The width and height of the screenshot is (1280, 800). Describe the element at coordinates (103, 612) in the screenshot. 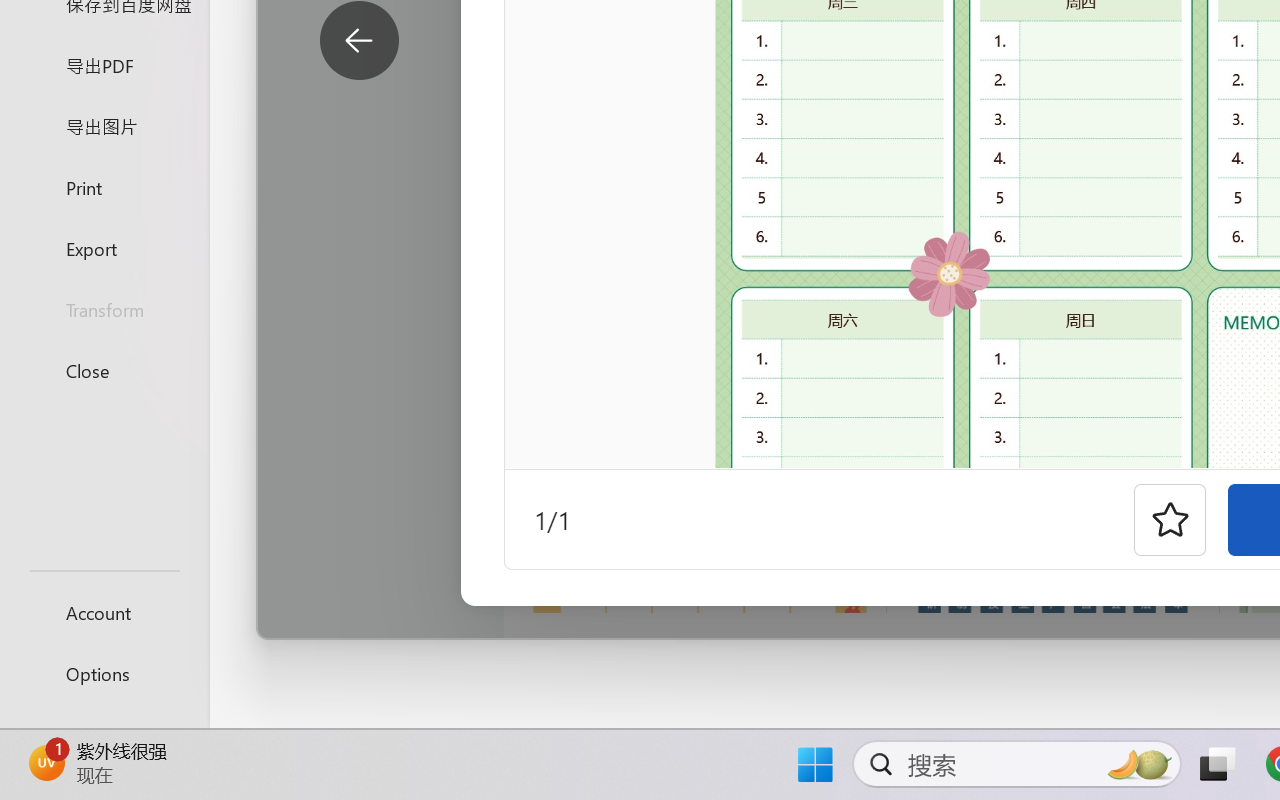

I see `'Account'` at that location.